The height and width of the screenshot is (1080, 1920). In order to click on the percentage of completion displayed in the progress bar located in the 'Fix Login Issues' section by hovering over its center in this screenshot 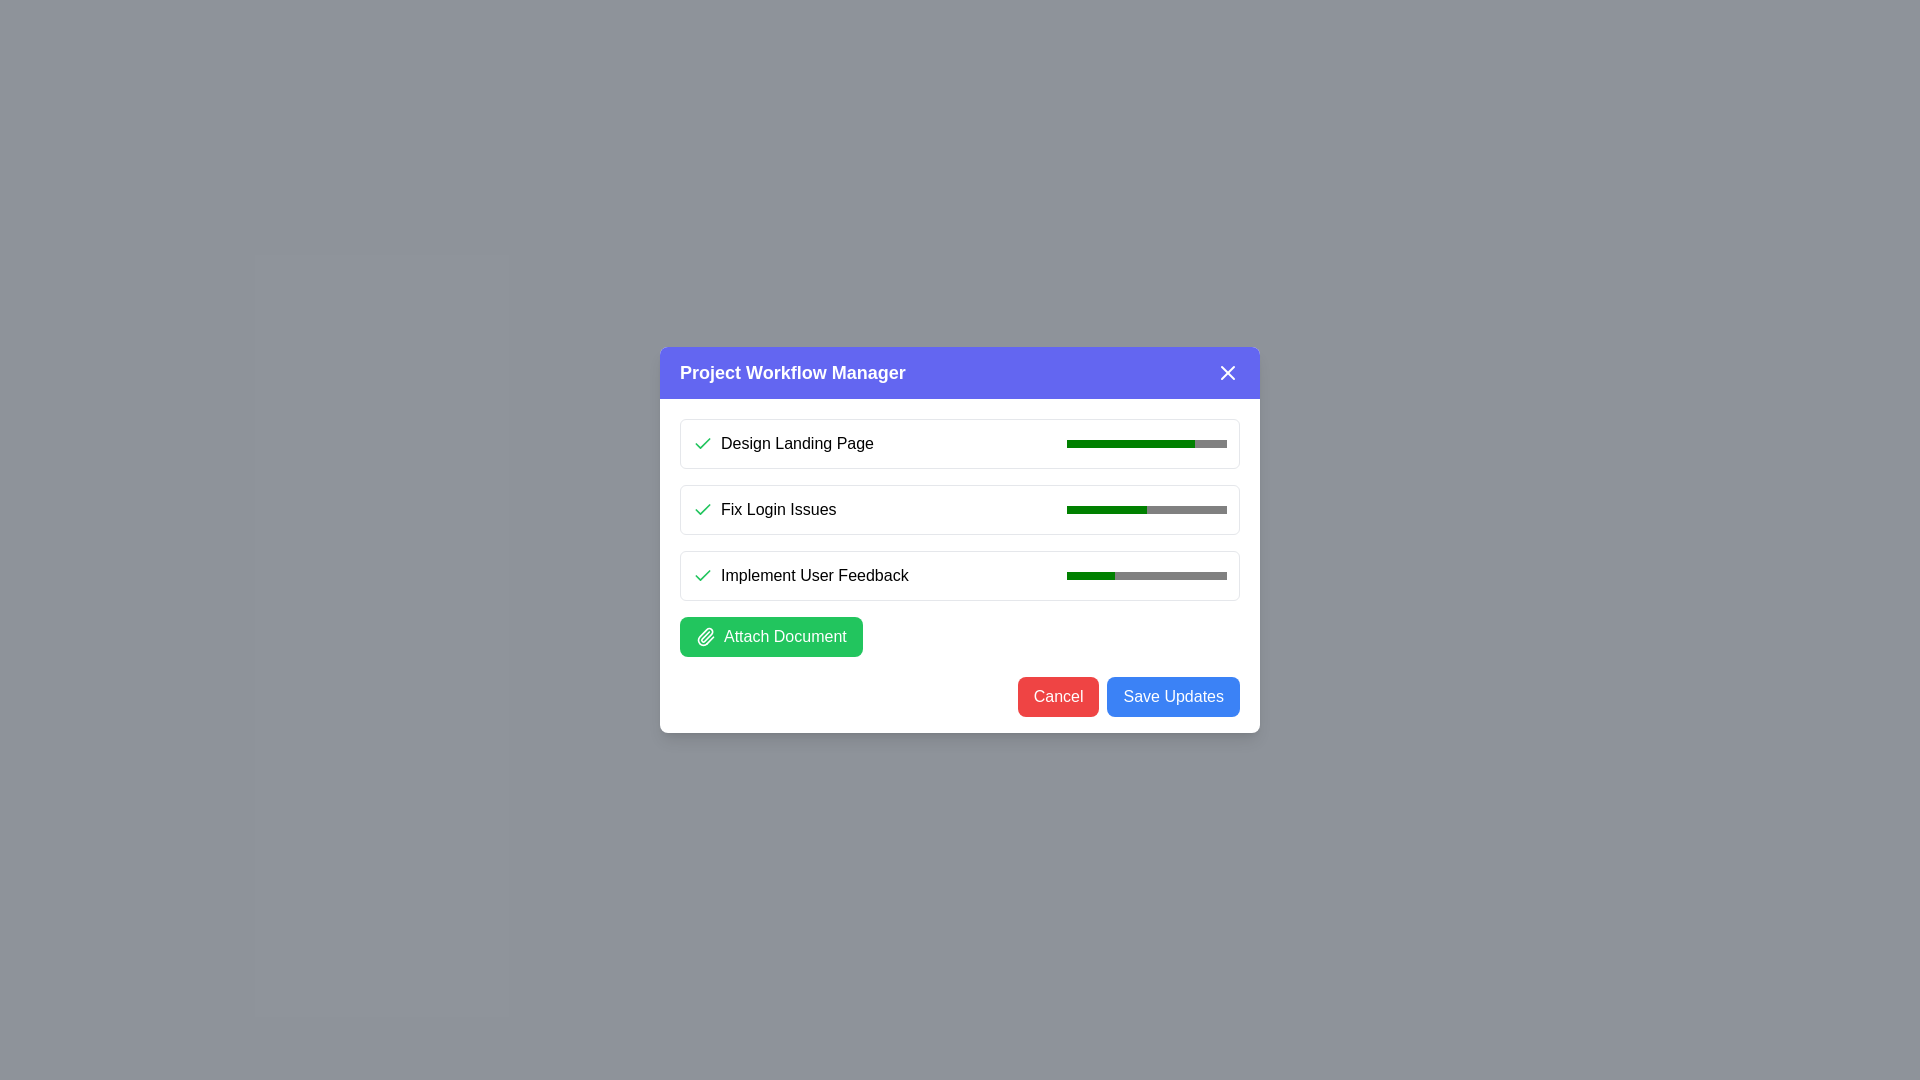, I will do `click(1147, 508)`.